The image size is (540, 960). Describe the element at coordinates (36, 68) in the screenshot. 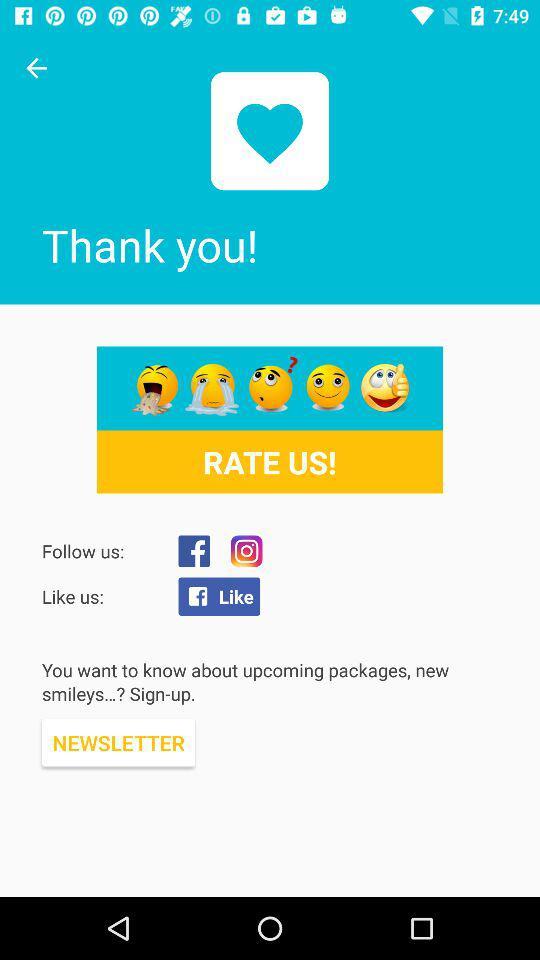

I see `previous page` at that location.